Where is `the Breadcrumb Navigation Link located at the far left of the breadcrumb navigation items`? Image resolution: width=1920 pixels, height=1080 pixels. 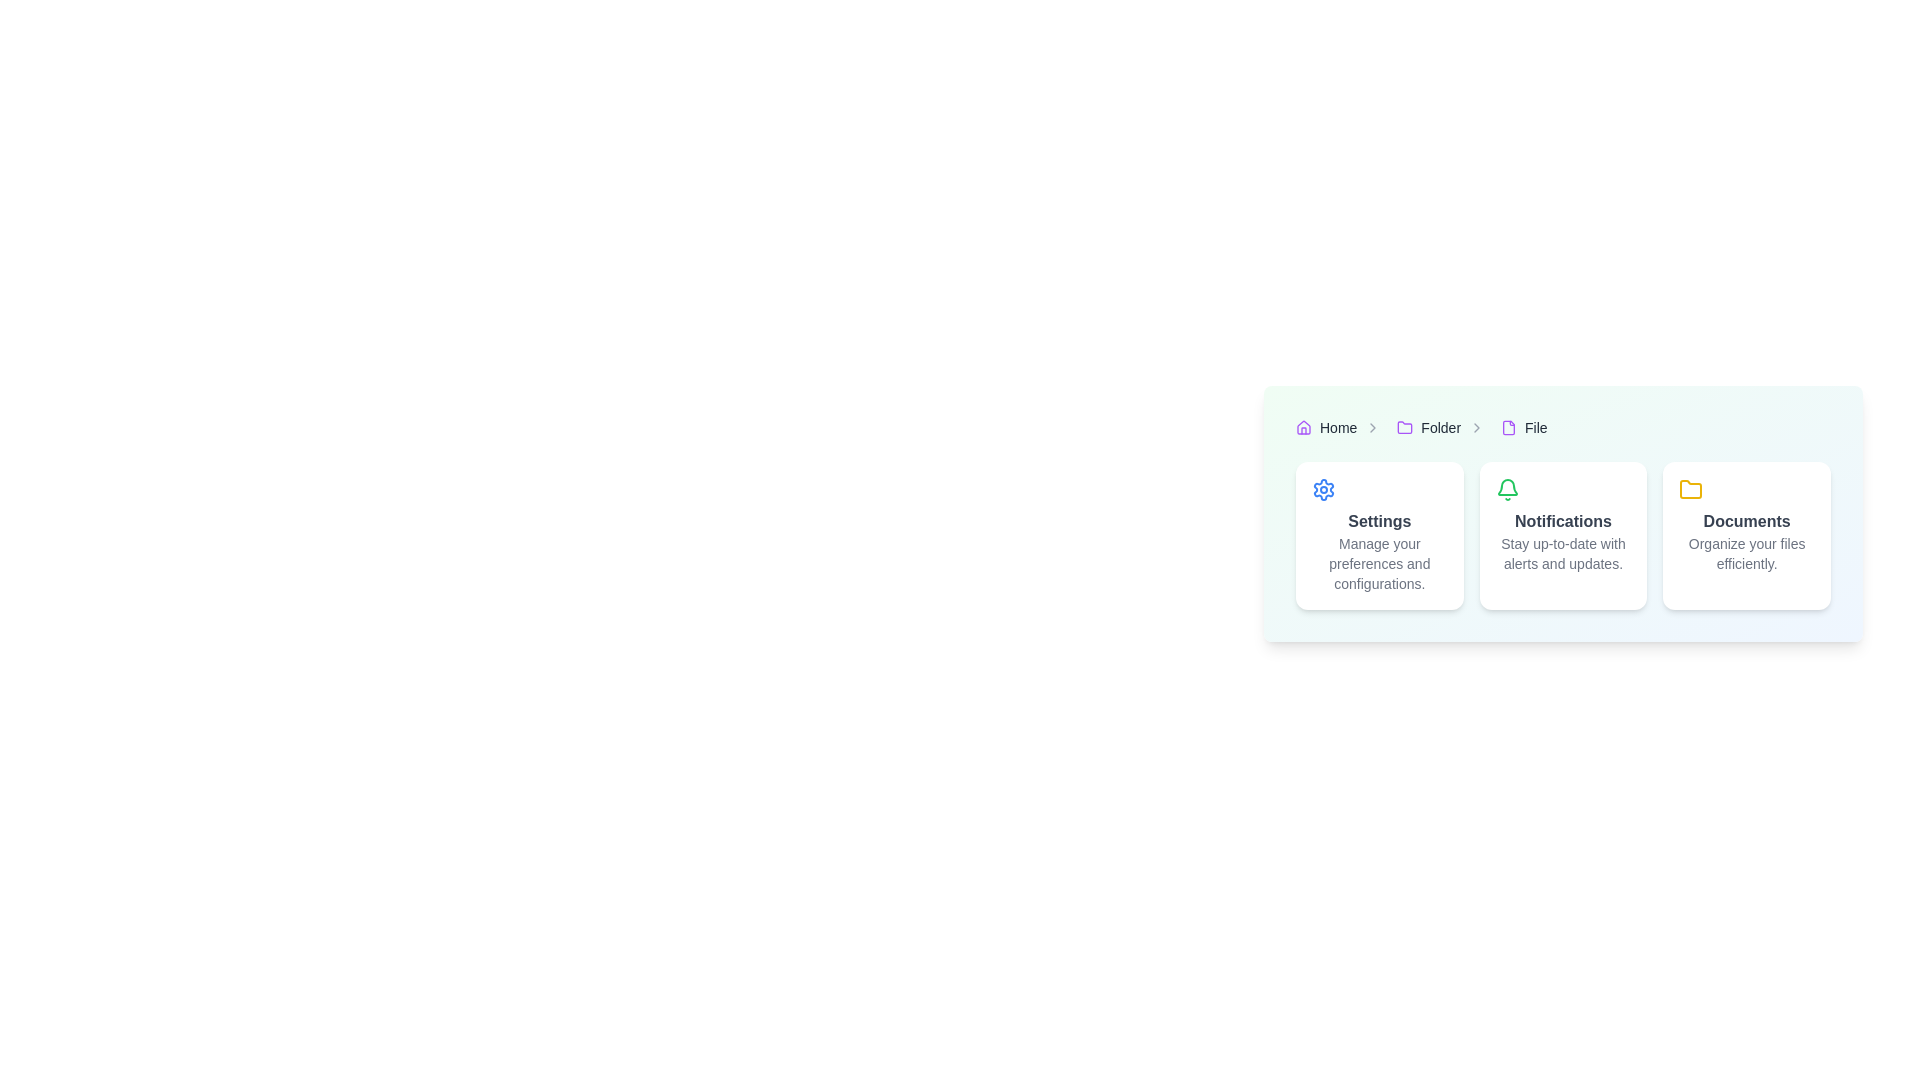 the Breadcrumb Navigation Link located at the far left of the breadcrumb navigation items is located at coordinates (1342, 427).